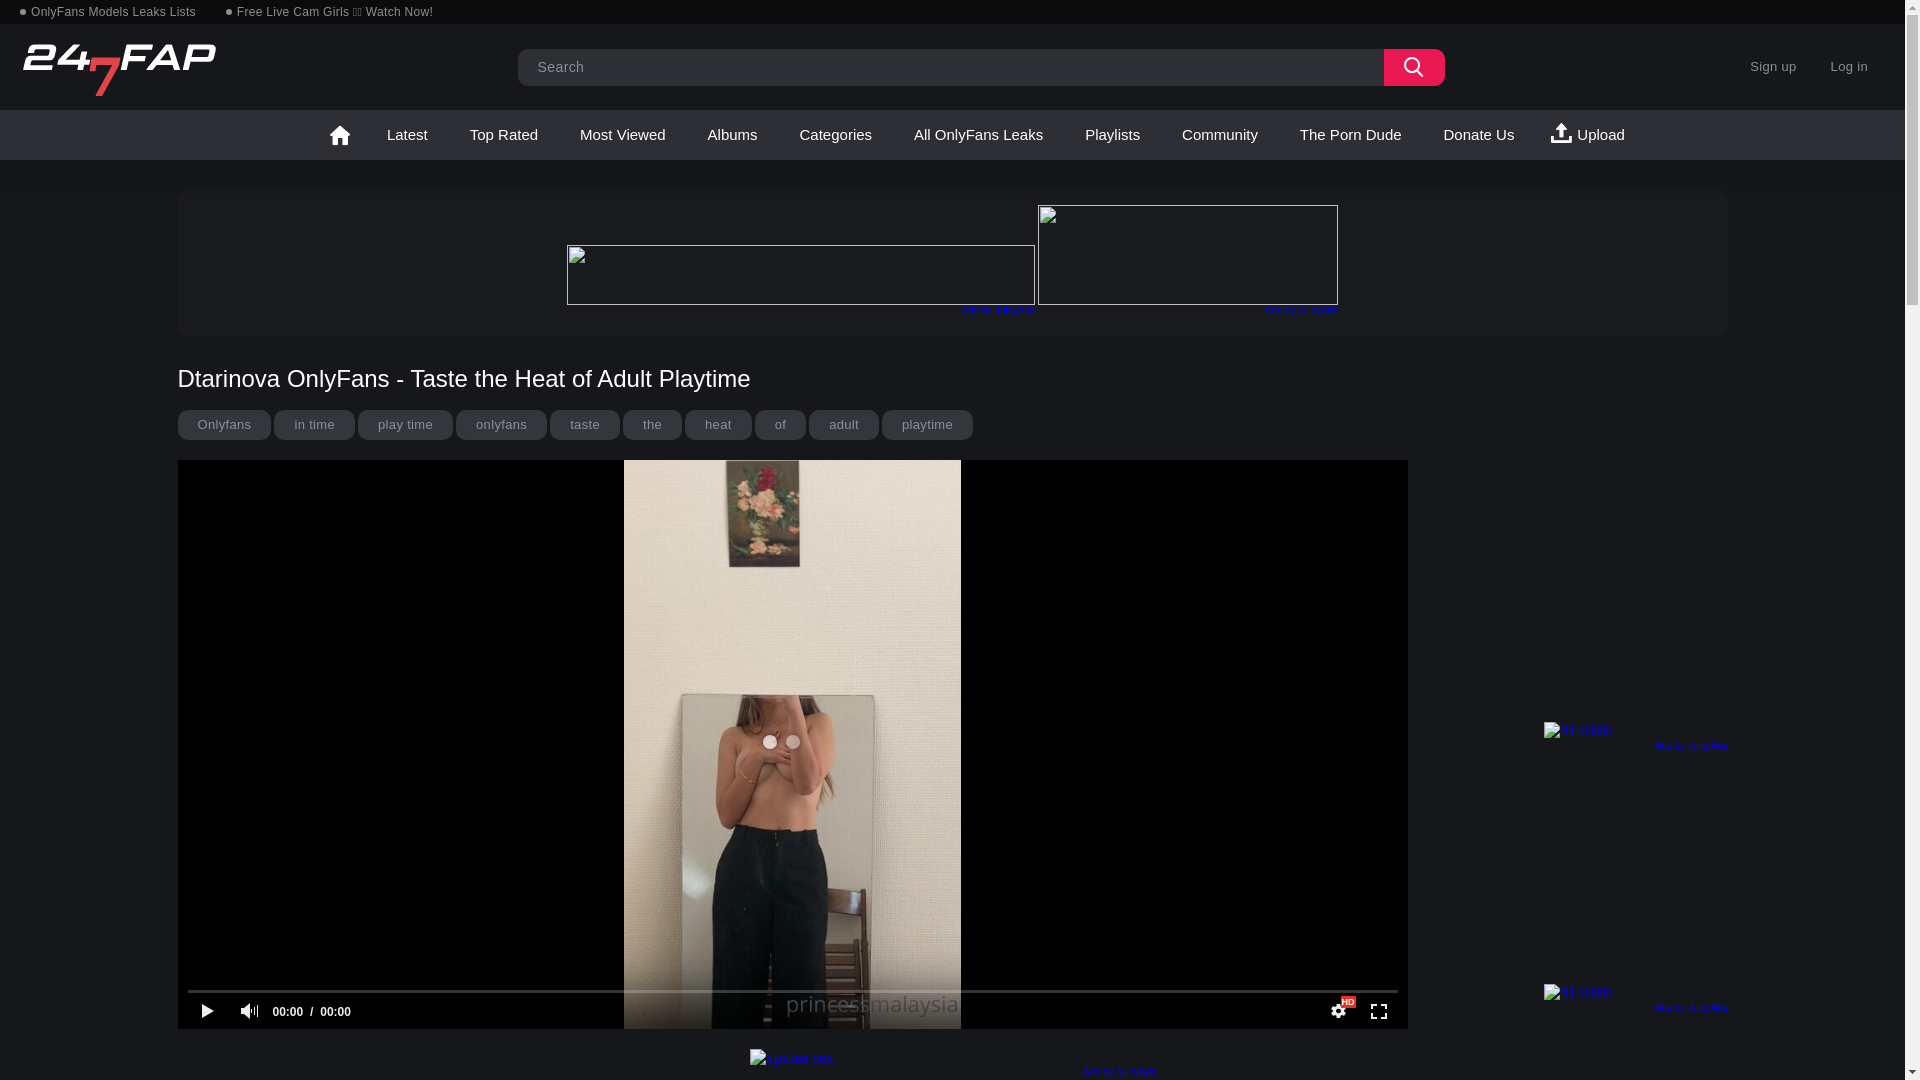 This screenshot has width=1920, height=1080. Describe the element at coordinates (652, 423) in the screenshot. I see `'the'` at that location.